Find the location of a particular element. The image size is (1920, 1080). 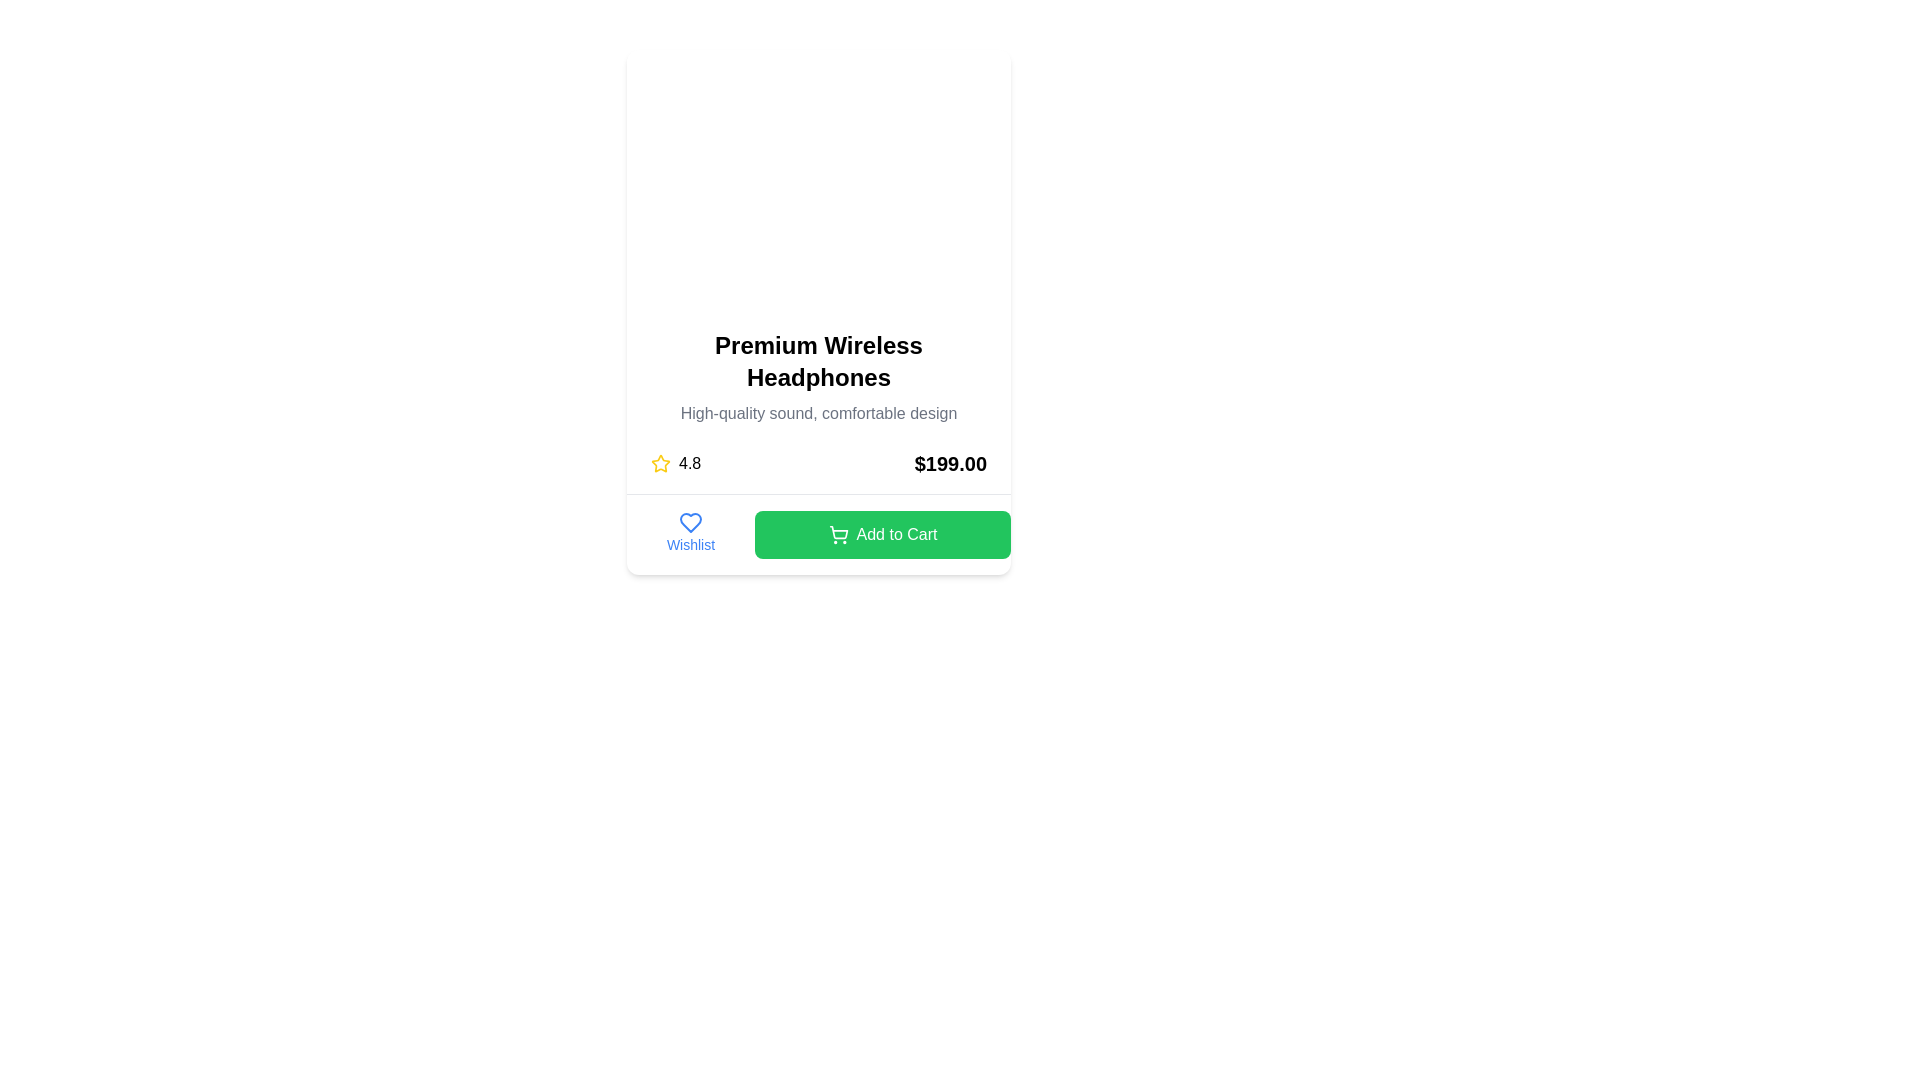

the star icon representing the product rating, which is visually aligned next to the numeric rating of '4.8' beneath the product title and description is located at coordinates (661, 463).